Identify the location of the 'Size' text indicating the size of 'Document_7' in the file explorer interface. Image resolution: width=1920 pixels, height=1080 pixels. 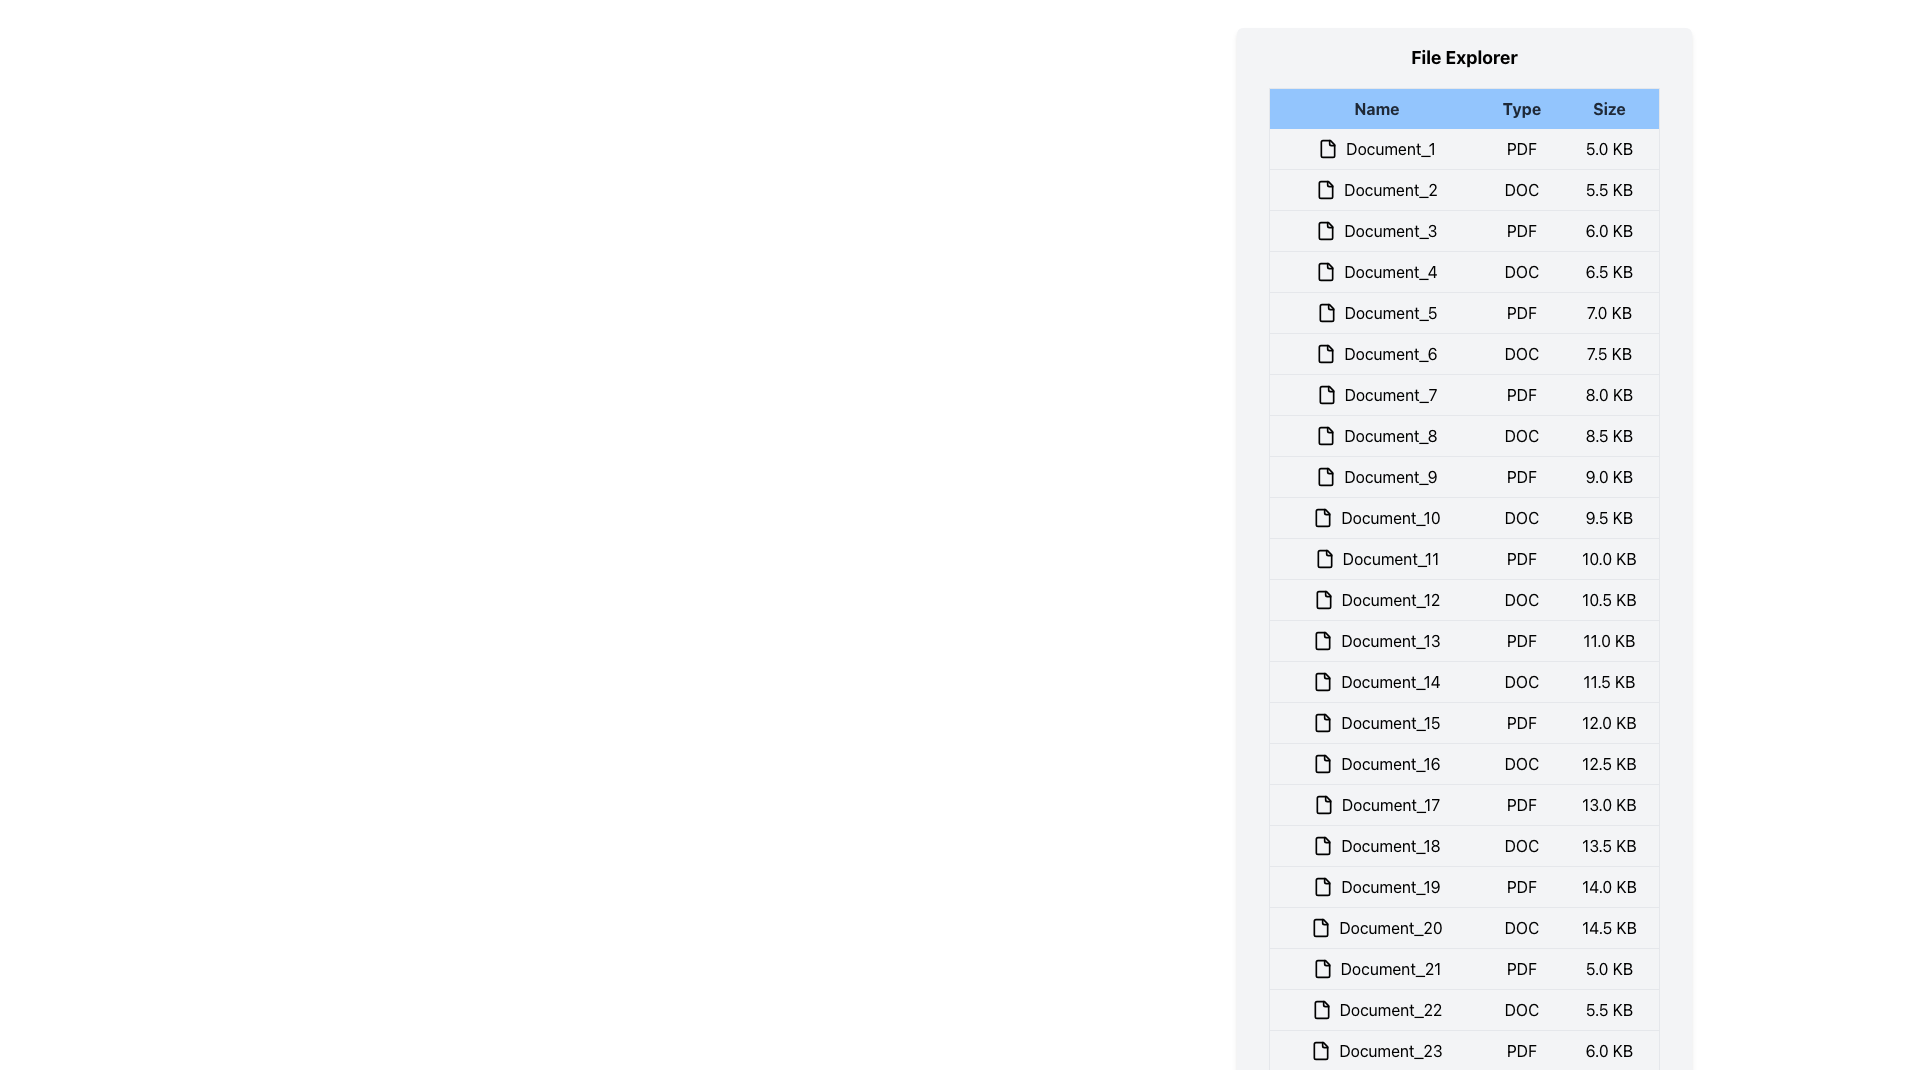
(1608, 394).